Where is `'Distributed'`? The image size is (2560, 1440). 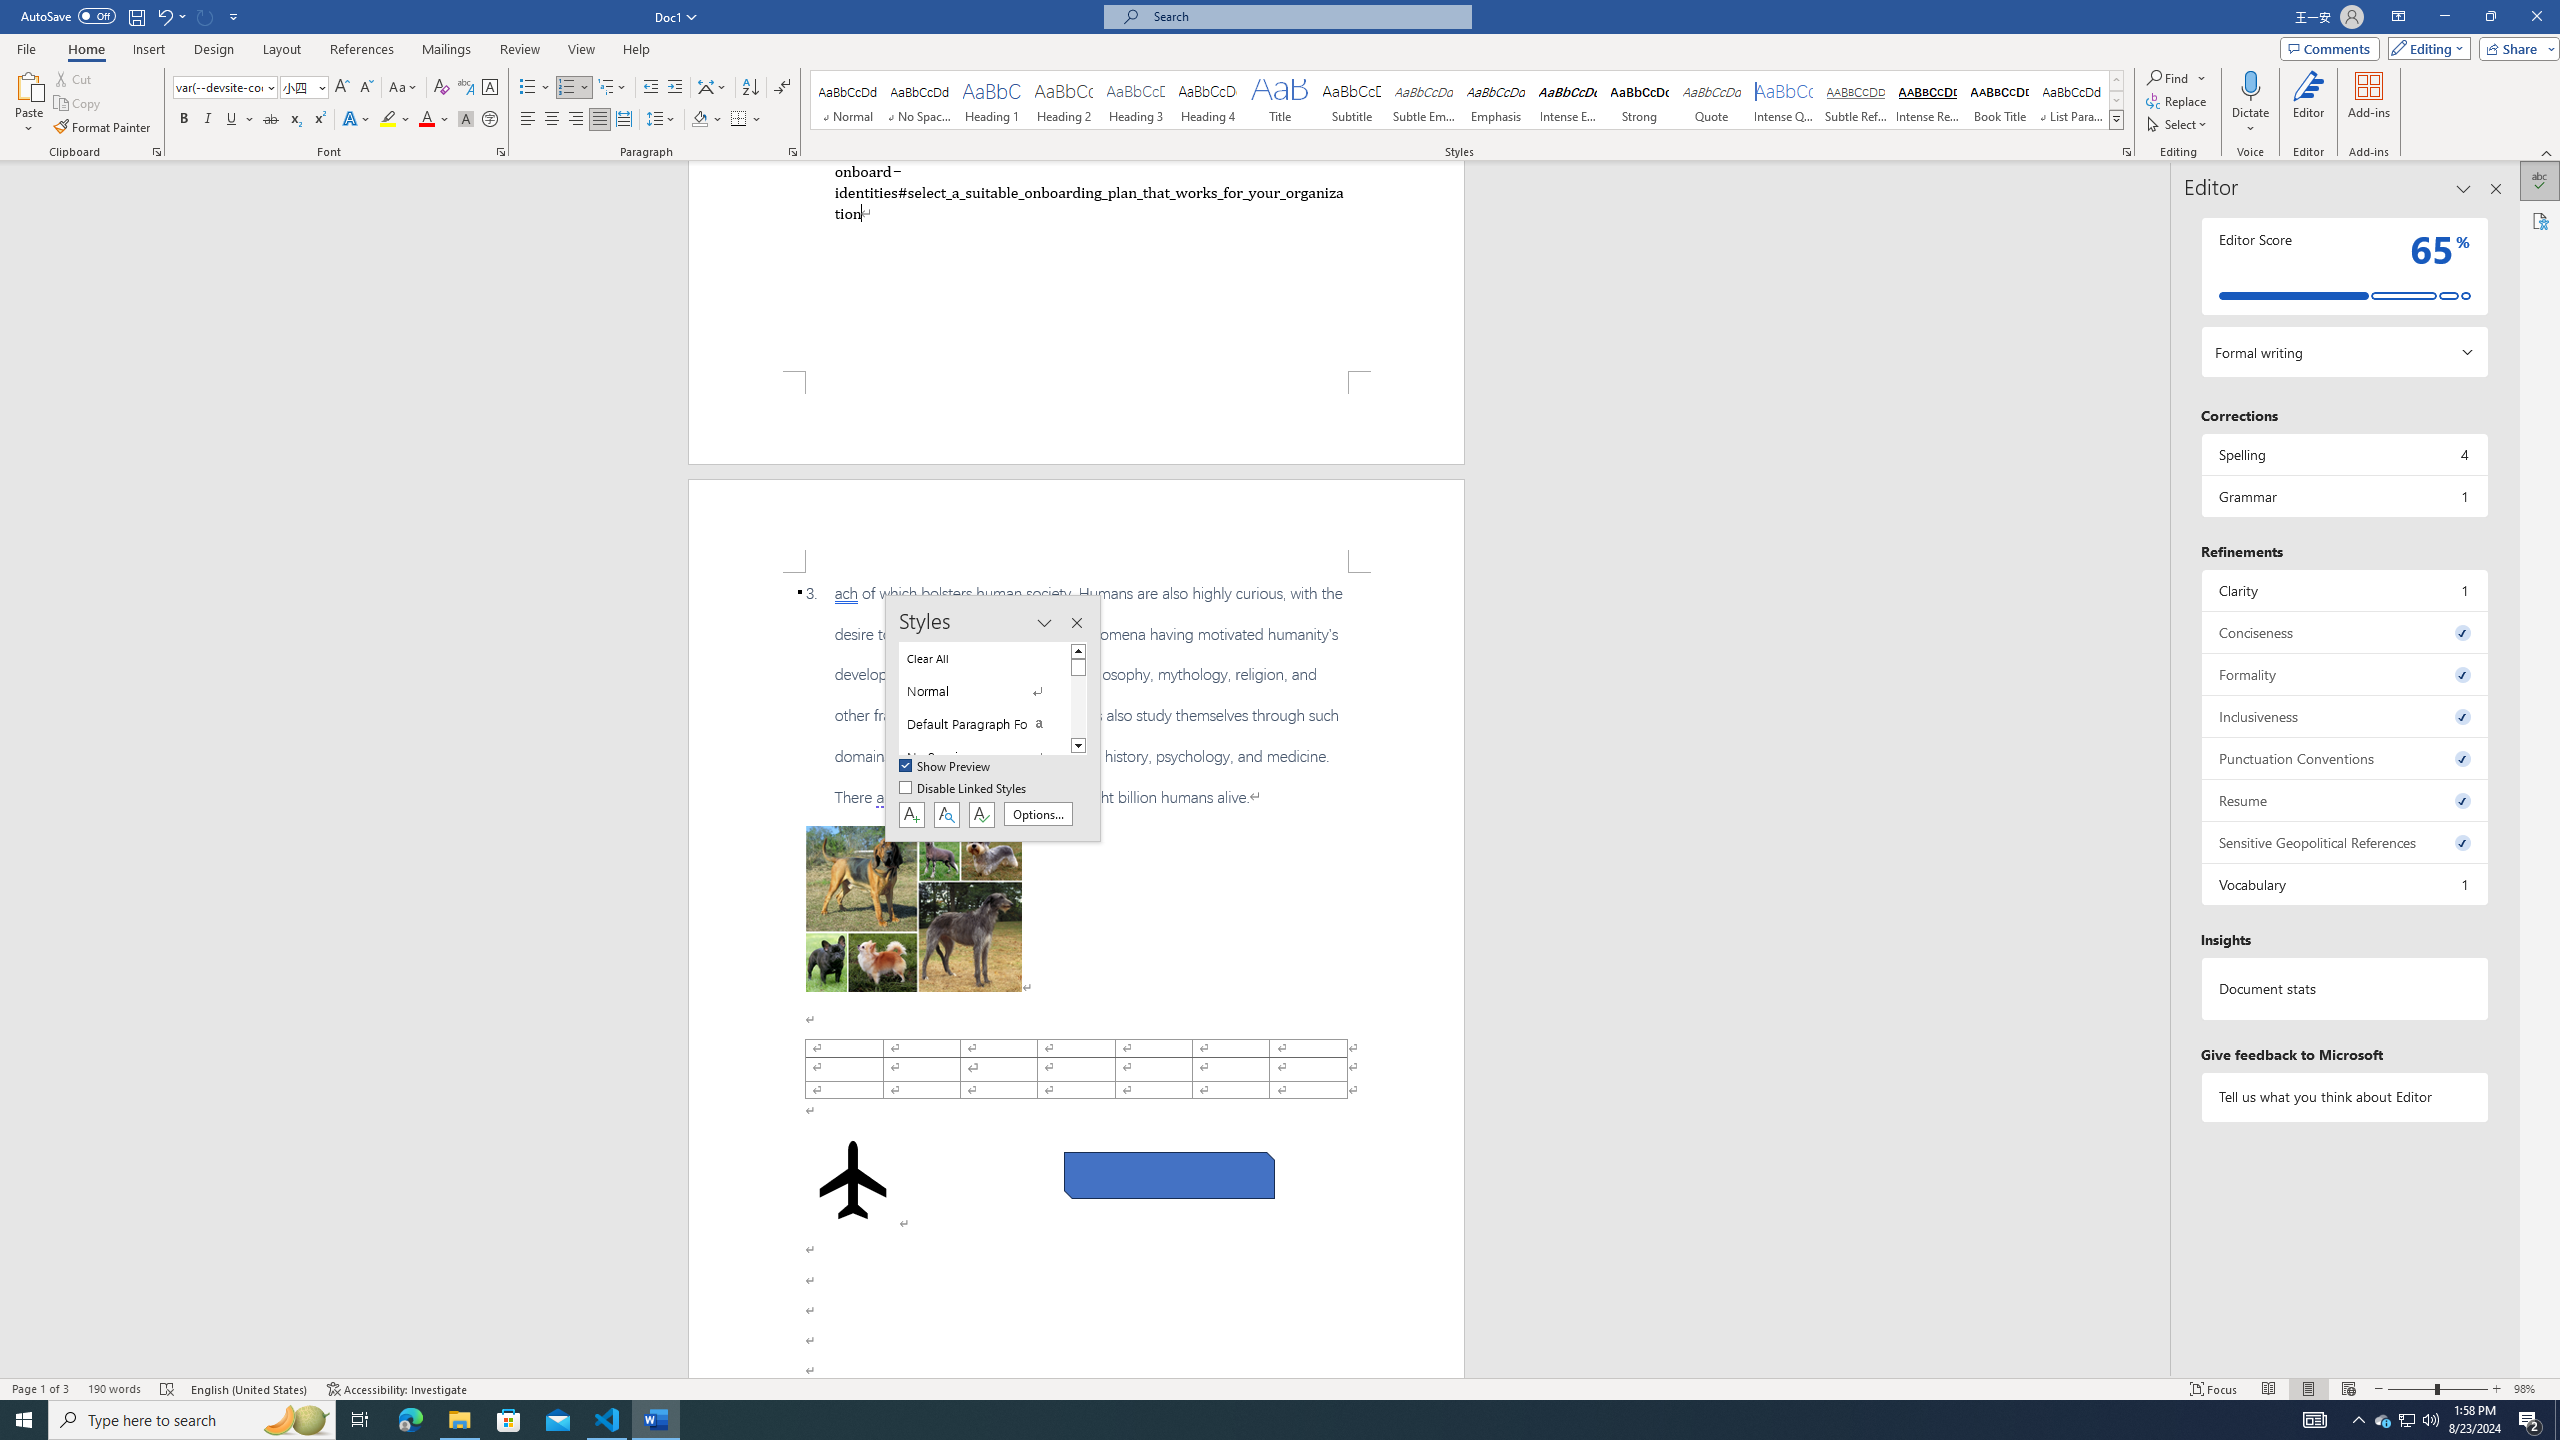
'Distributed' is located at coordinates (623, 118).